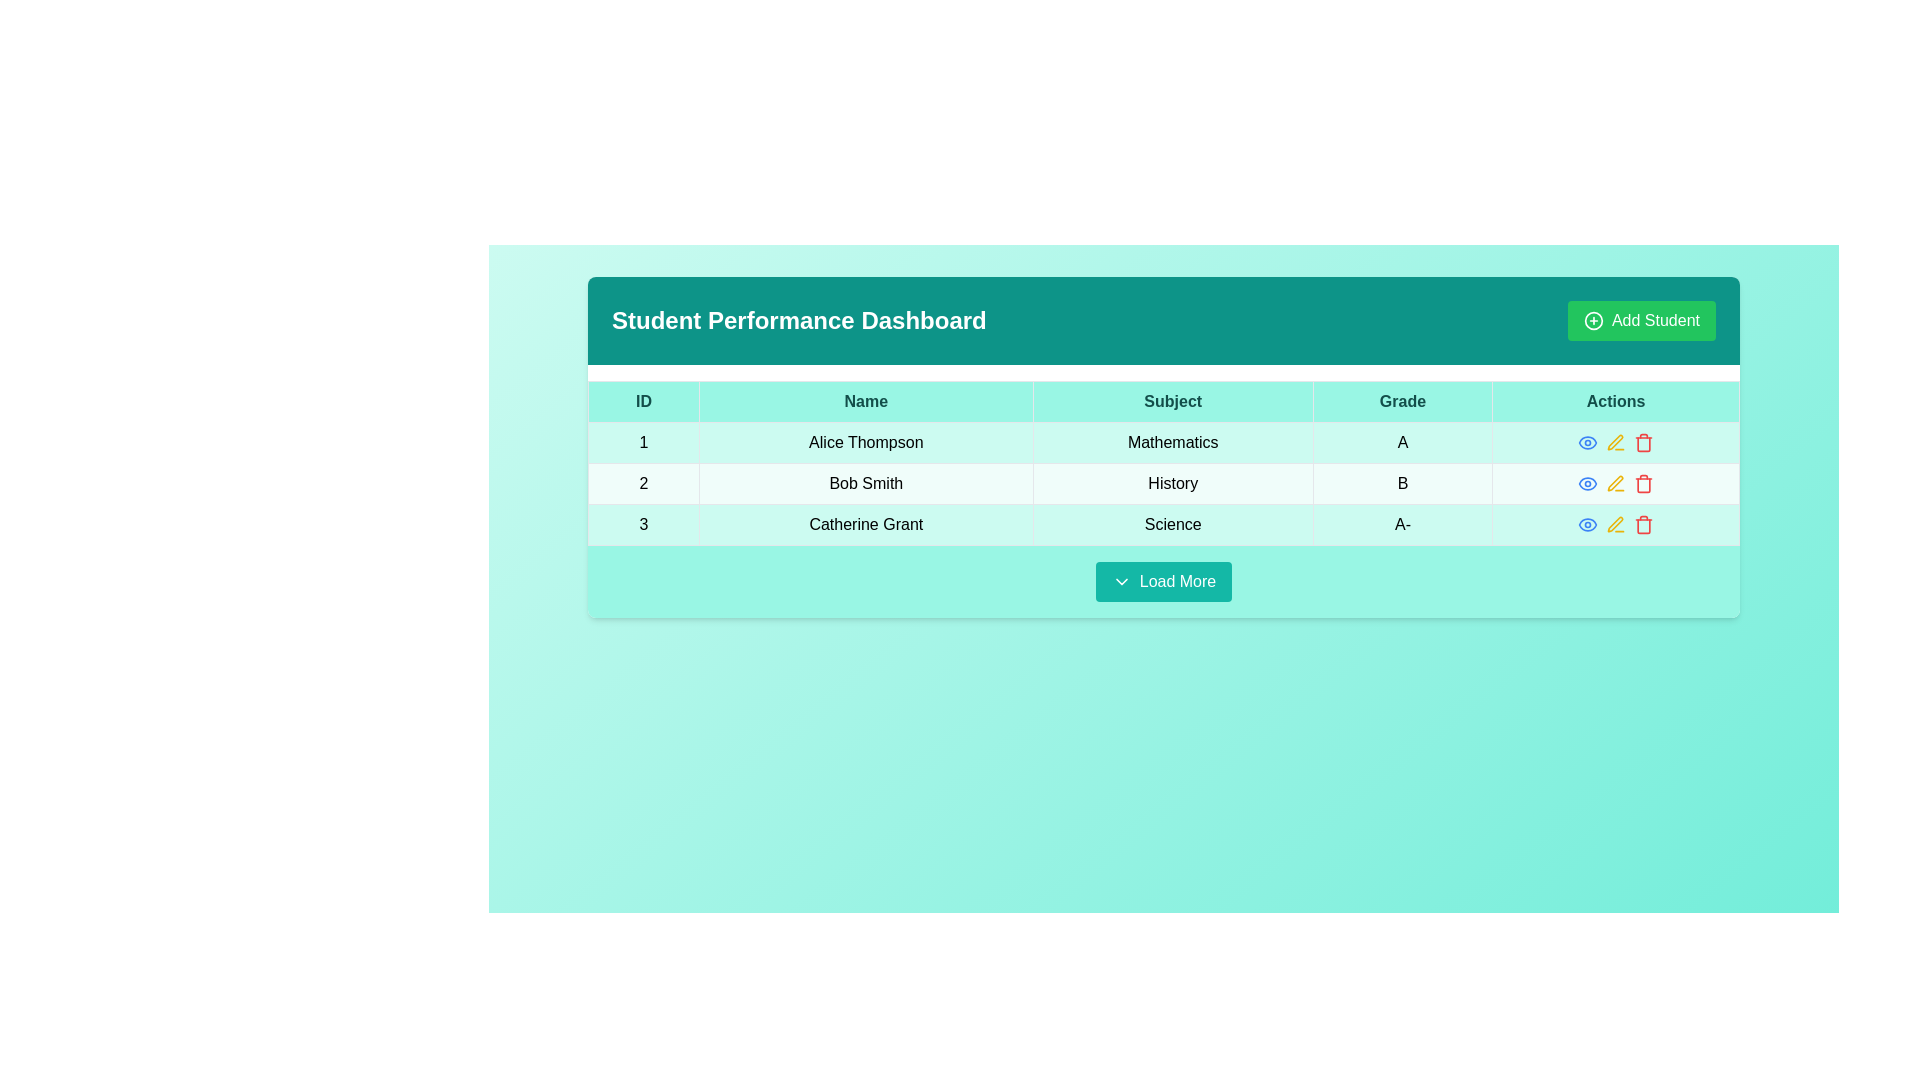 The width and height of the screenshot is (1920, 1080). Describe the element at coordinates (1173, 483) in the screenshot. I see `the 'History' static text label` at that location.